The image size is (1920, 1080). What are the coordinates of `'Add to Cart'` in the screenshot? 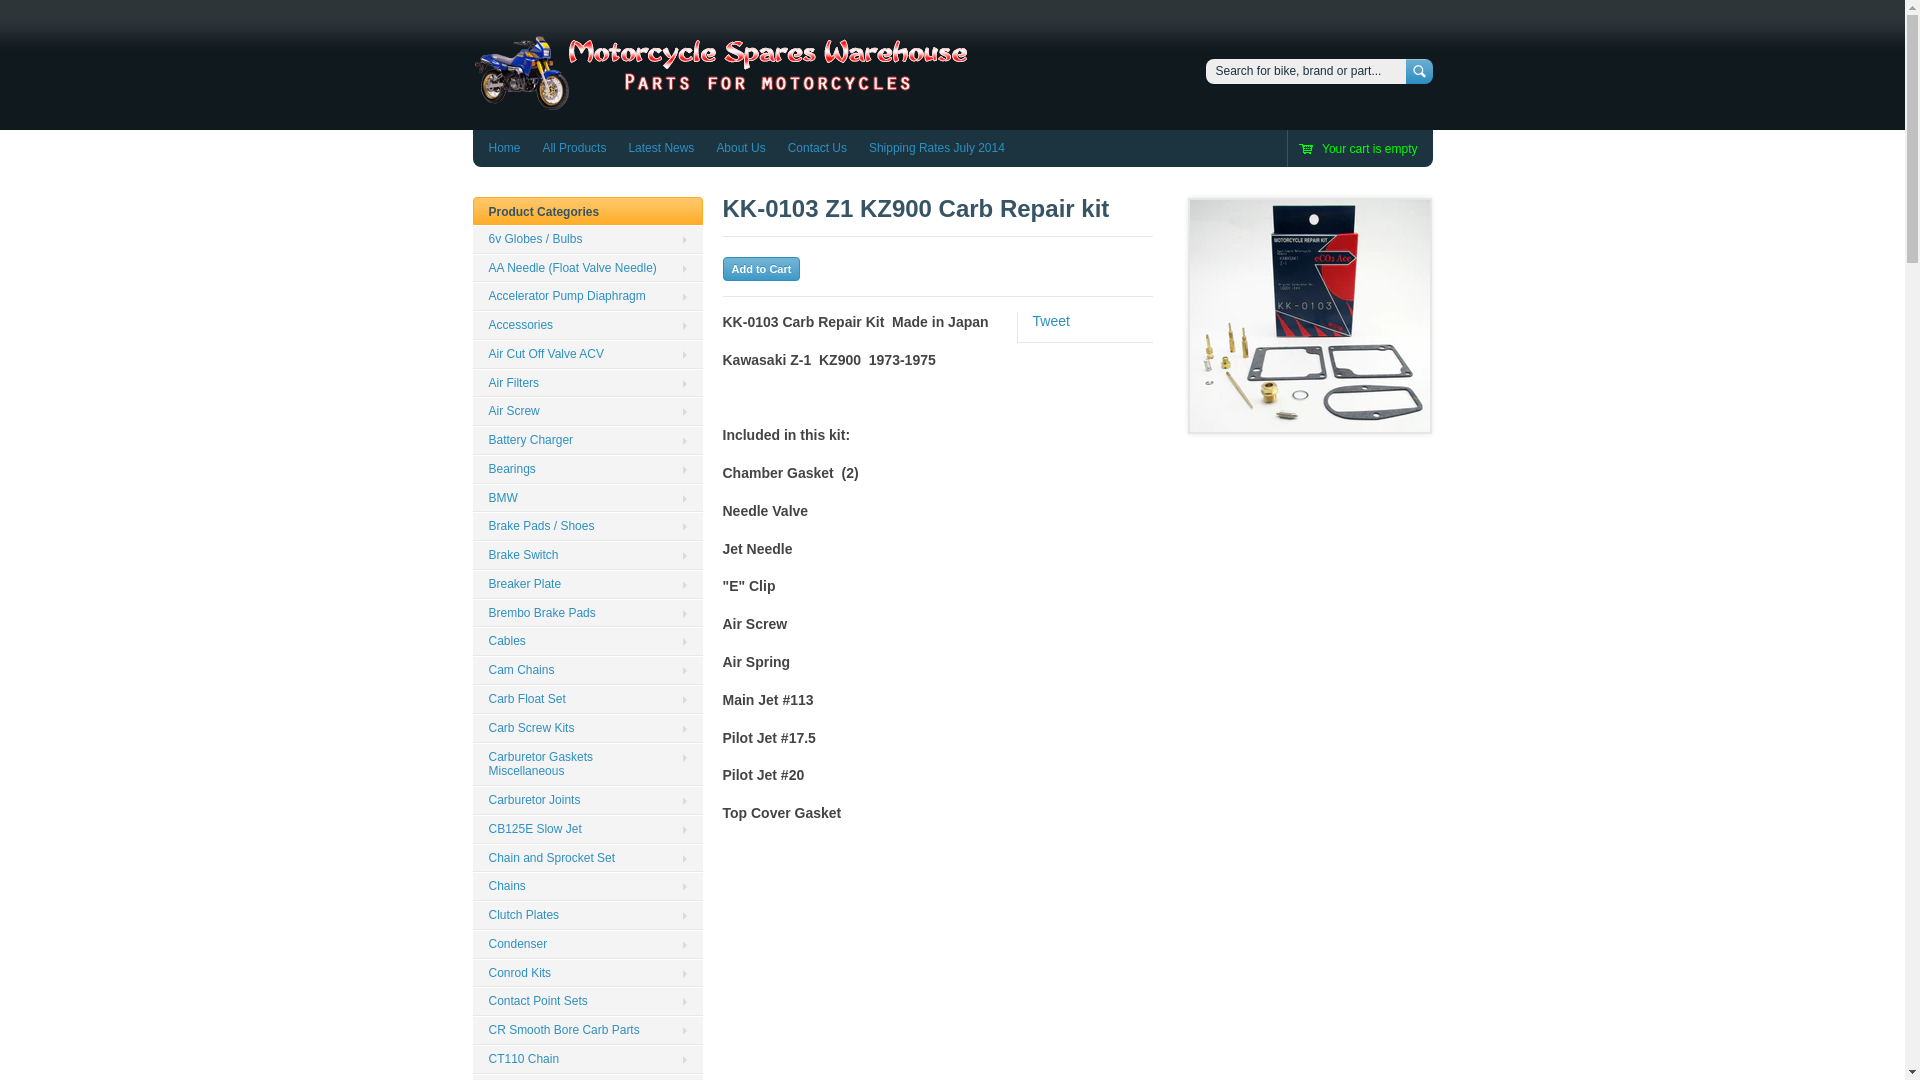 It's located at (760, 268).